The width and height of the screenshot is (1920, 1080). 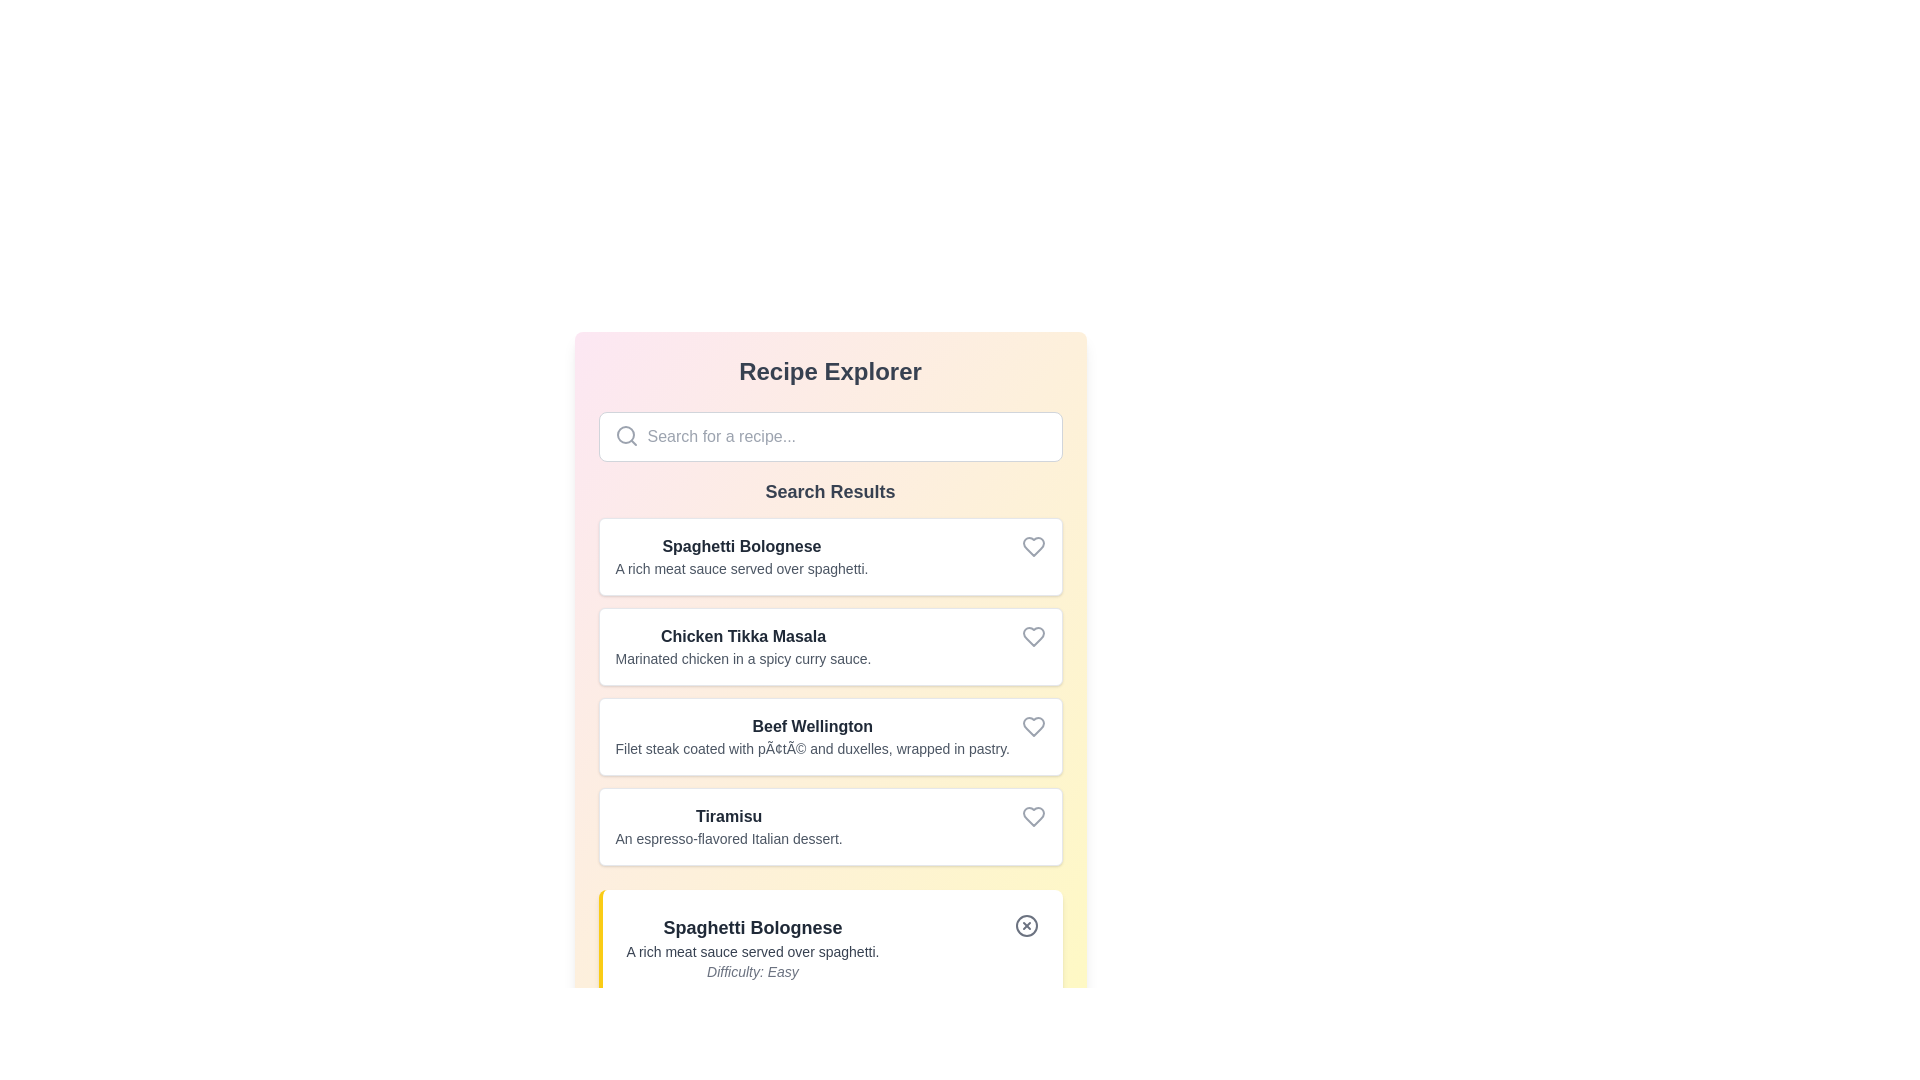 I want to click on the list entry containing 'Chicken Tikka Masala' which has bold dark gray text and a description in lighter gray below it, so click(x=742, y=647).